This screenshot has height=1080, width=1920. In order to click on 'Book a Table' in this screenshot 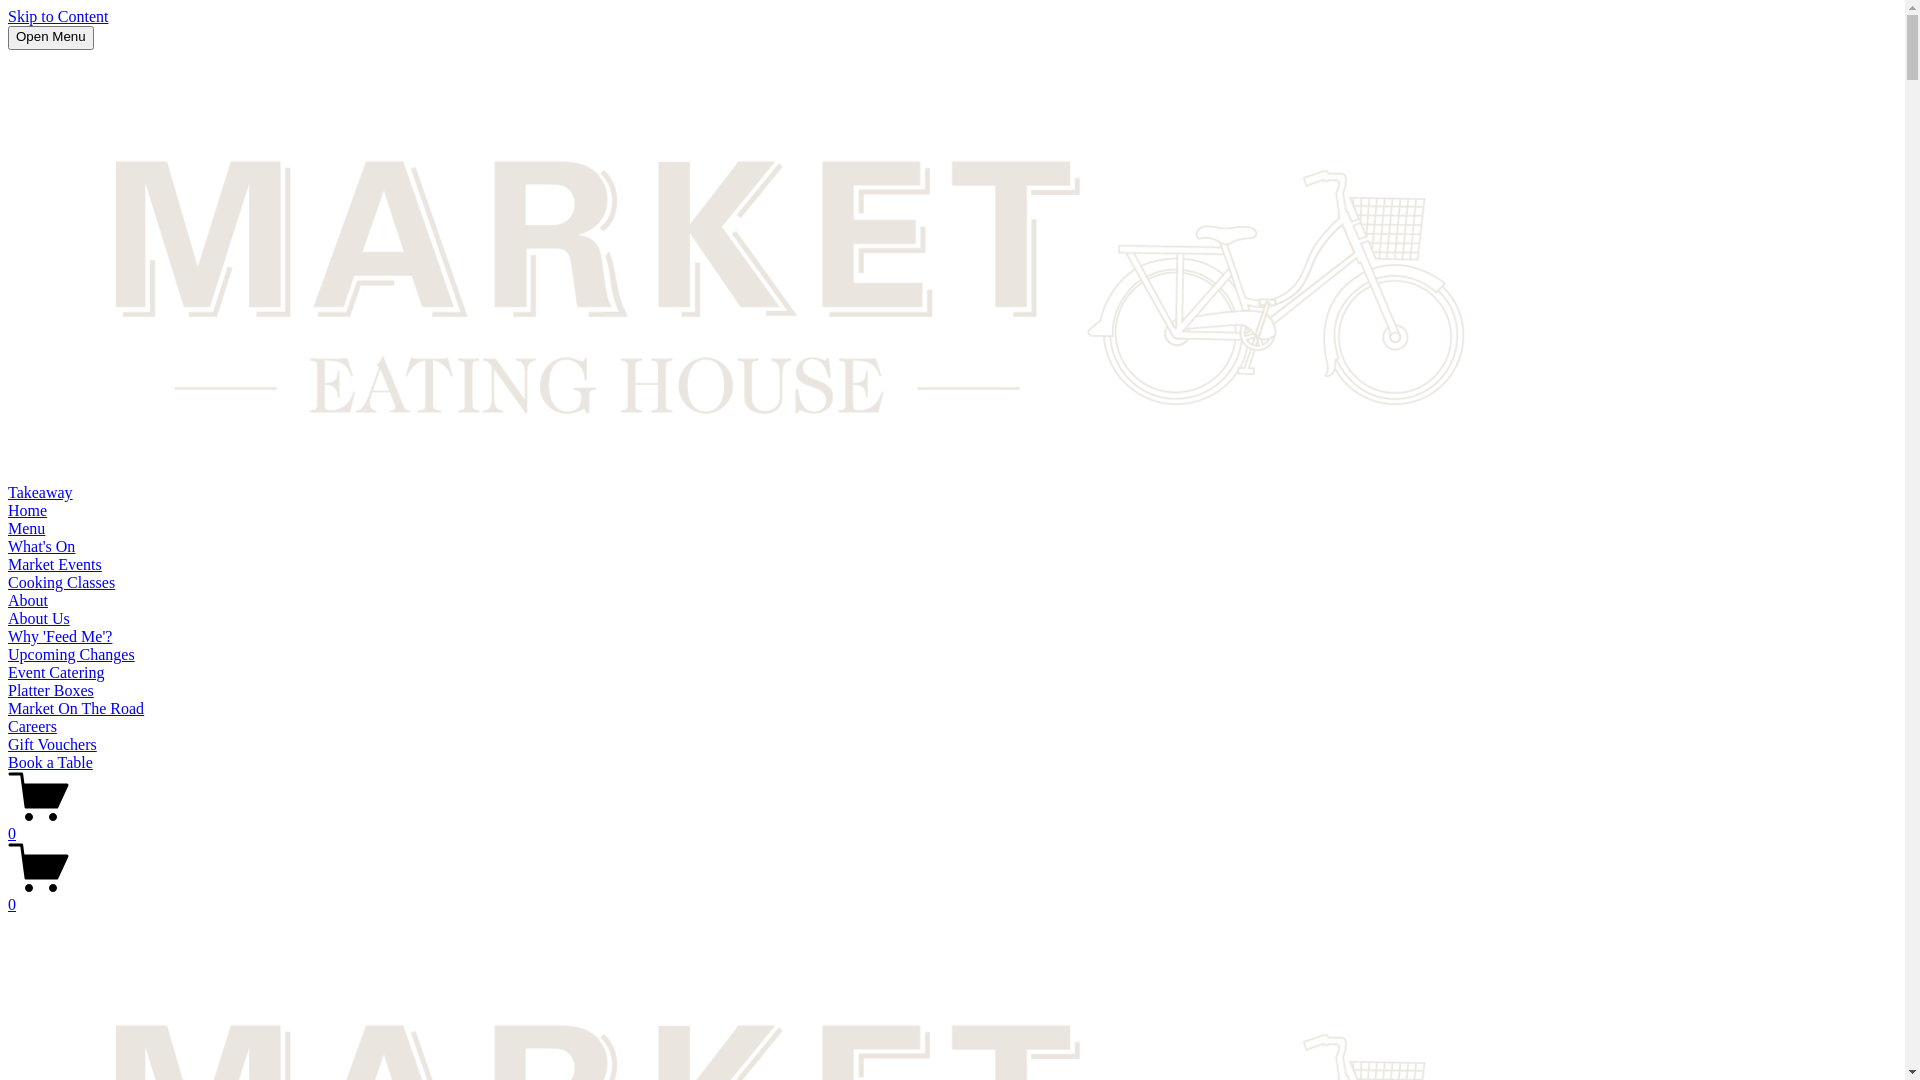, I will do `click(50, 762)`.